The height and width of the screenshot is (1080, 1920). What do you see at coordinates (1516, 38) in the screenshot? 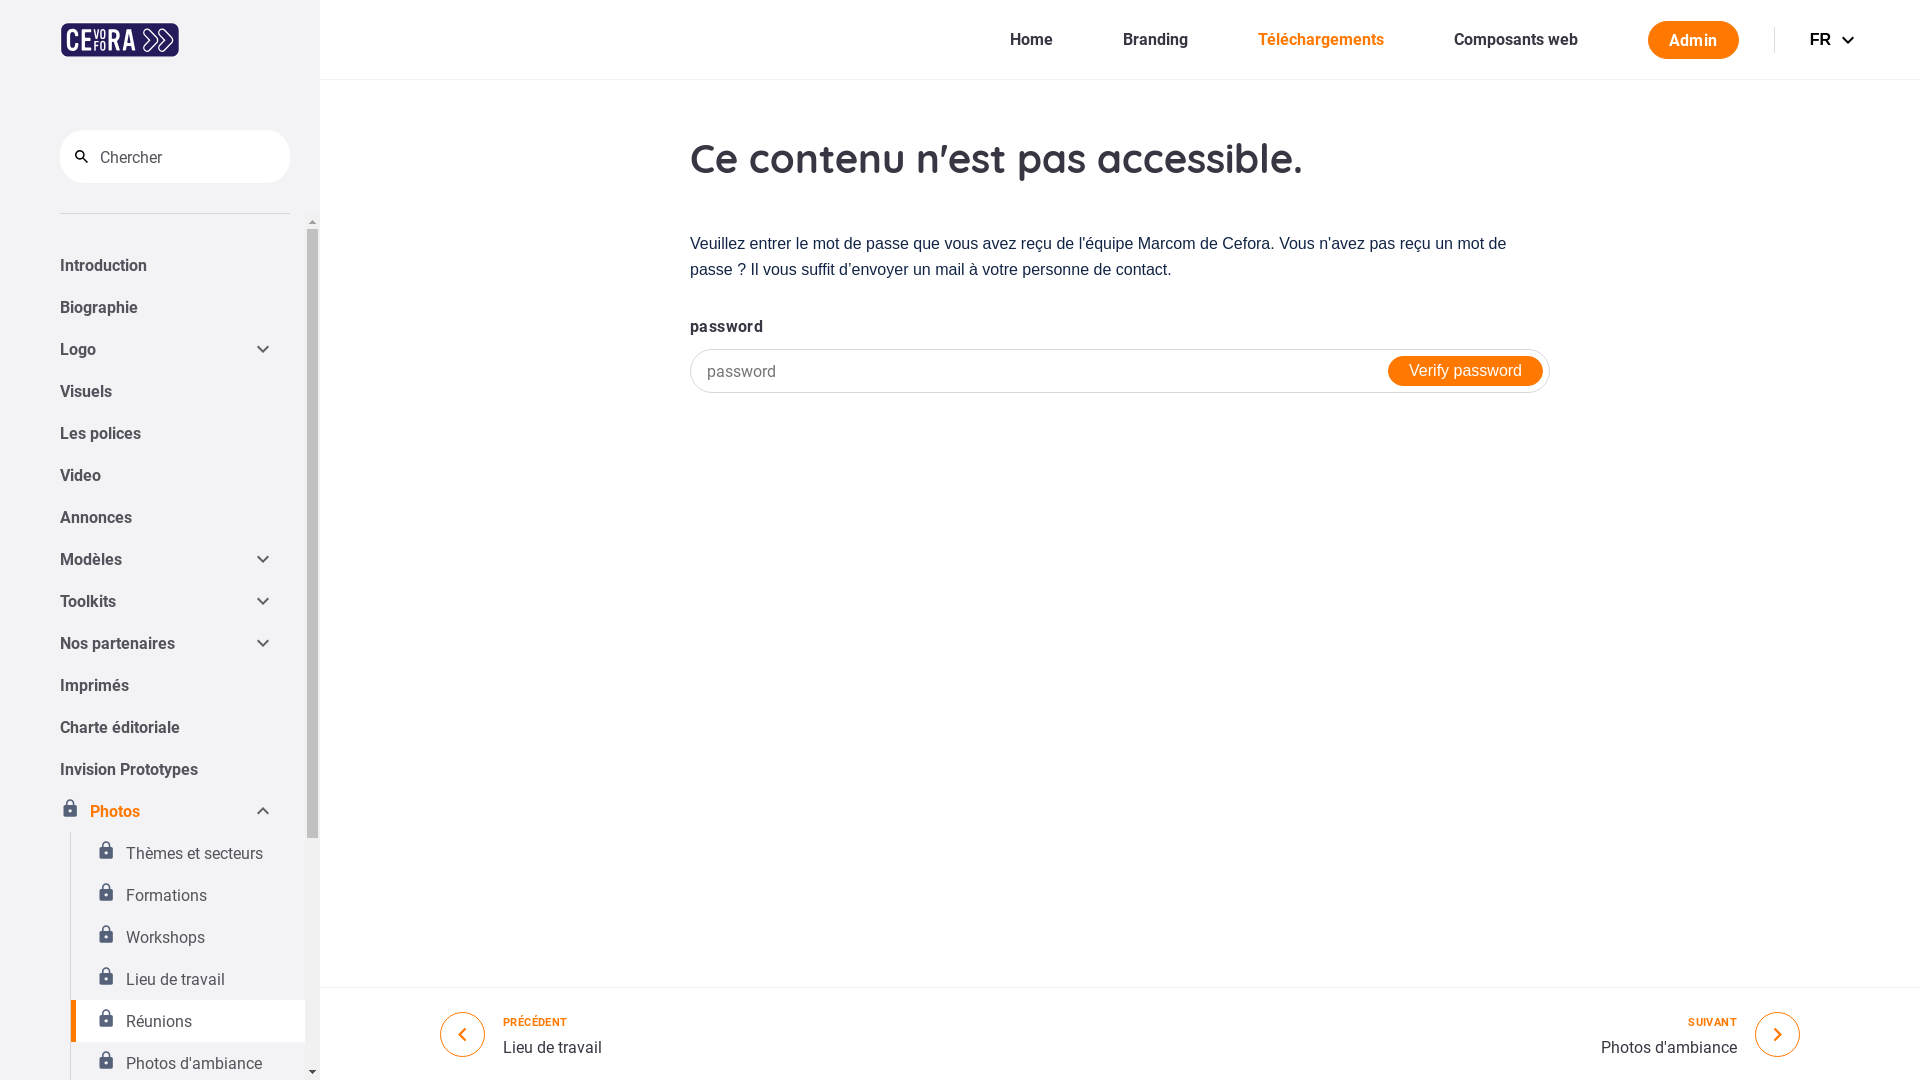
I see `'Composants web'` at bounding box center [1516, 38].